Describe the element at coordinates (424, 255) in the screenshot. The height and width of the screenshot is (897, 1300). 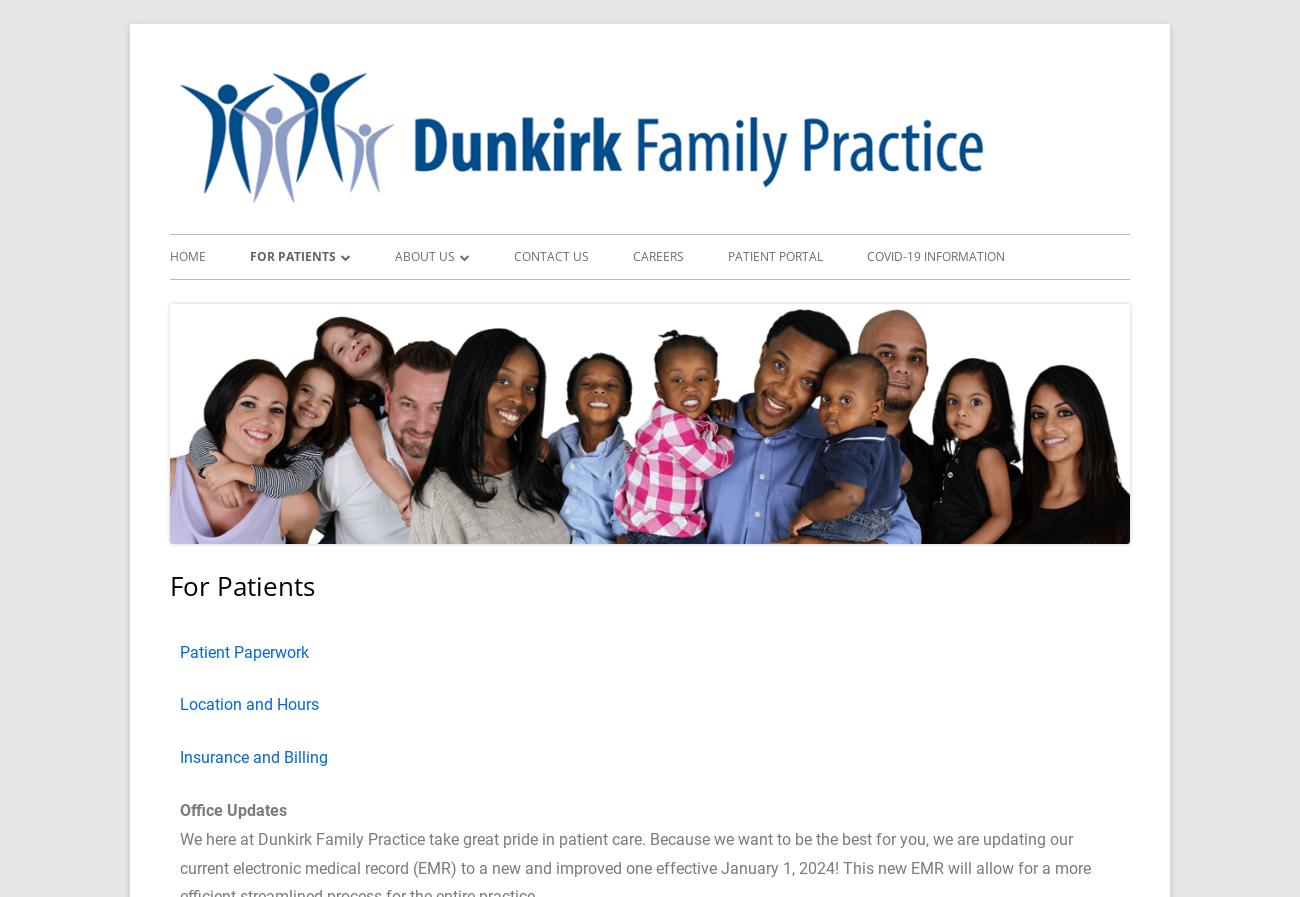
I see `'About Us'` at that location.